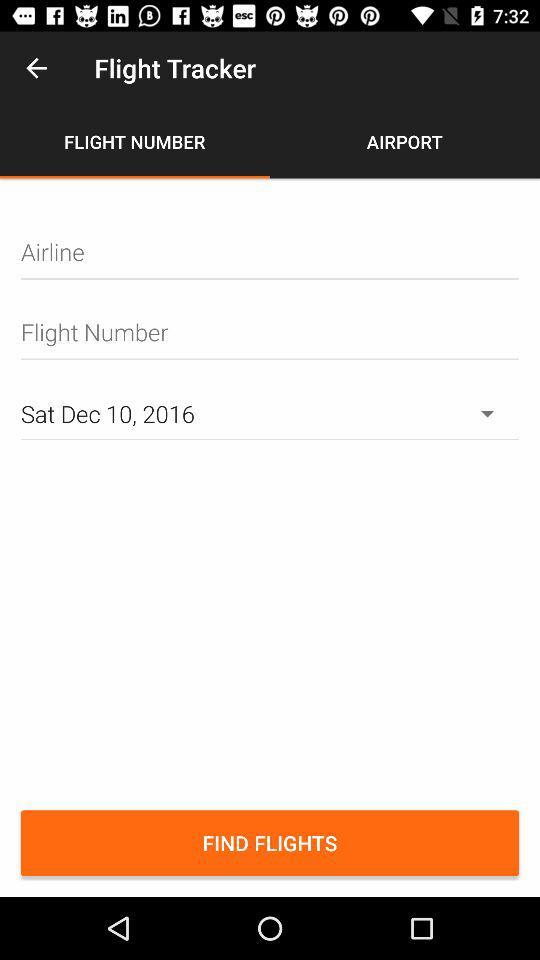  I want to click on icon to the left of the flight tracker item, so click(36, 68).